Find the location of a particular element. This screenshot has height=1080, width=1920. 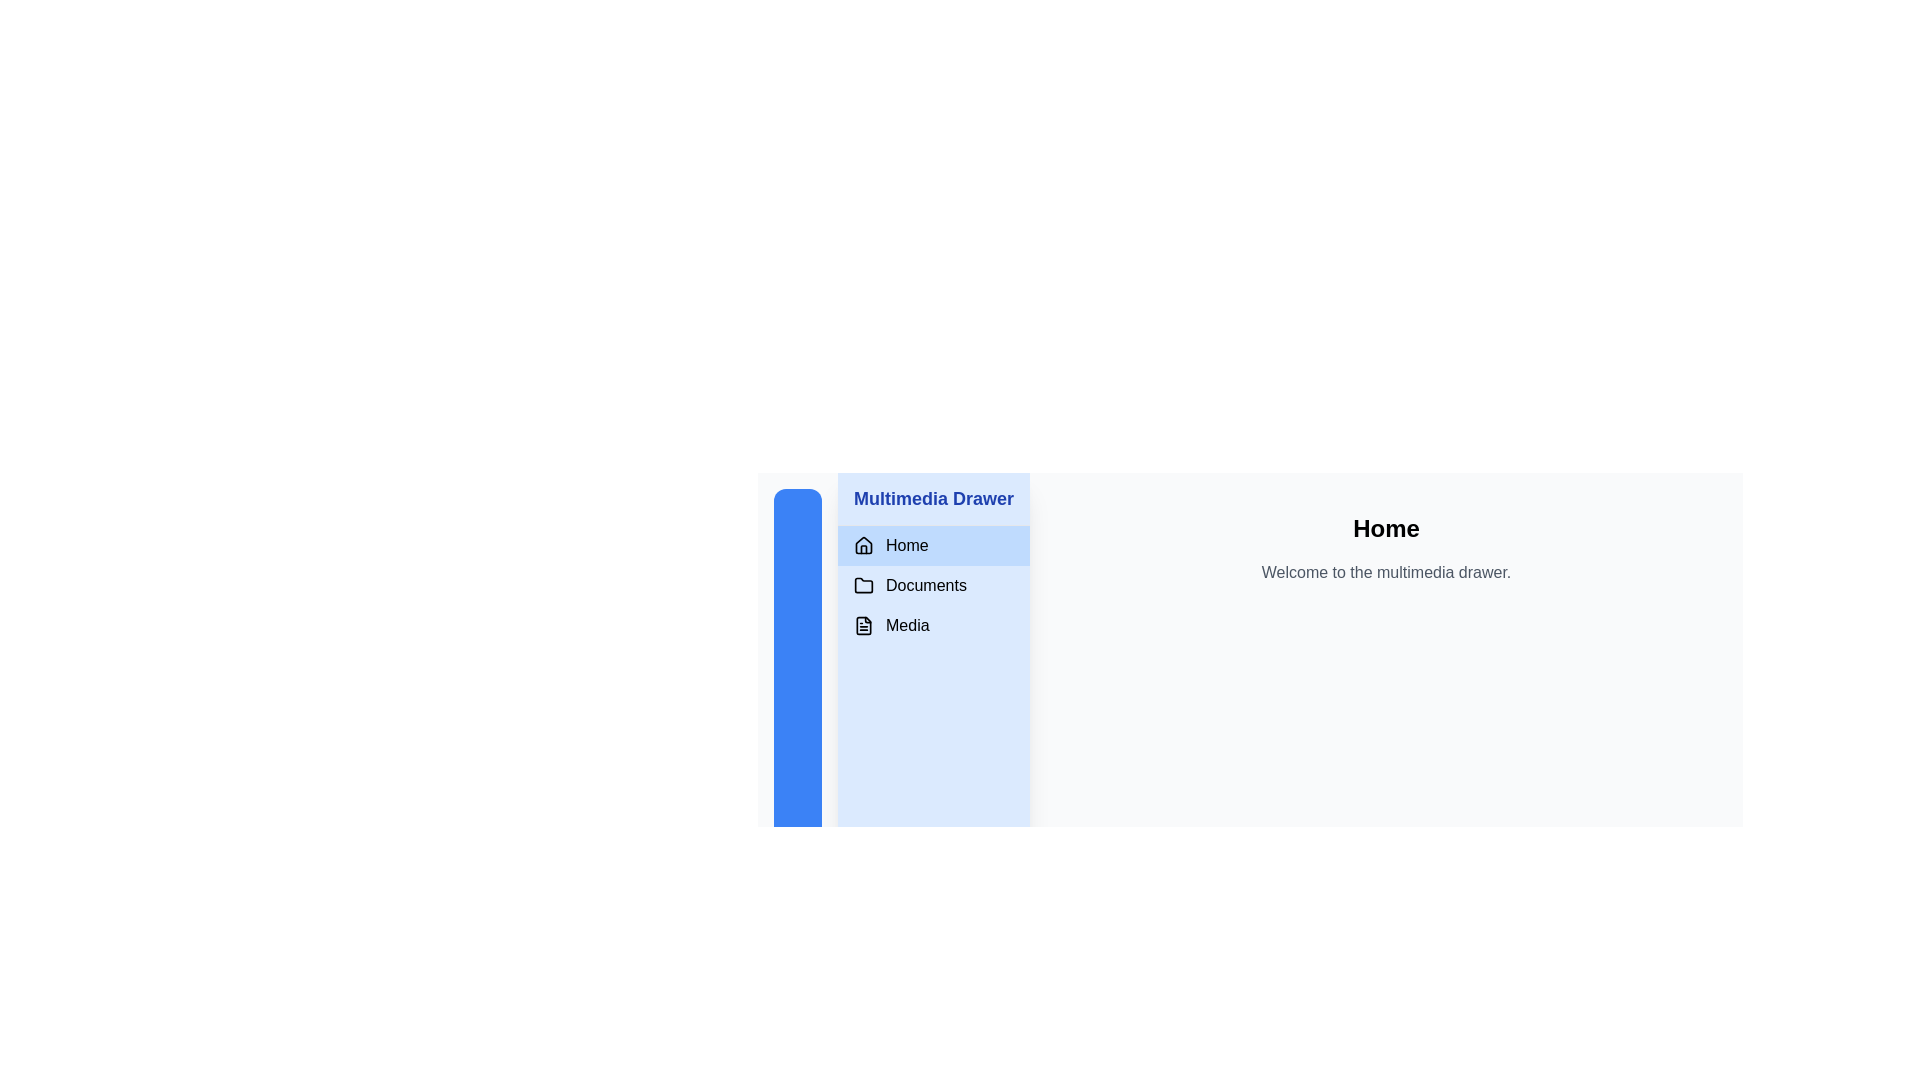

the 'Documents' icon in the multimedia navigation drawer, which is the second icon in the navigation list is located at coordinates (864, 585).